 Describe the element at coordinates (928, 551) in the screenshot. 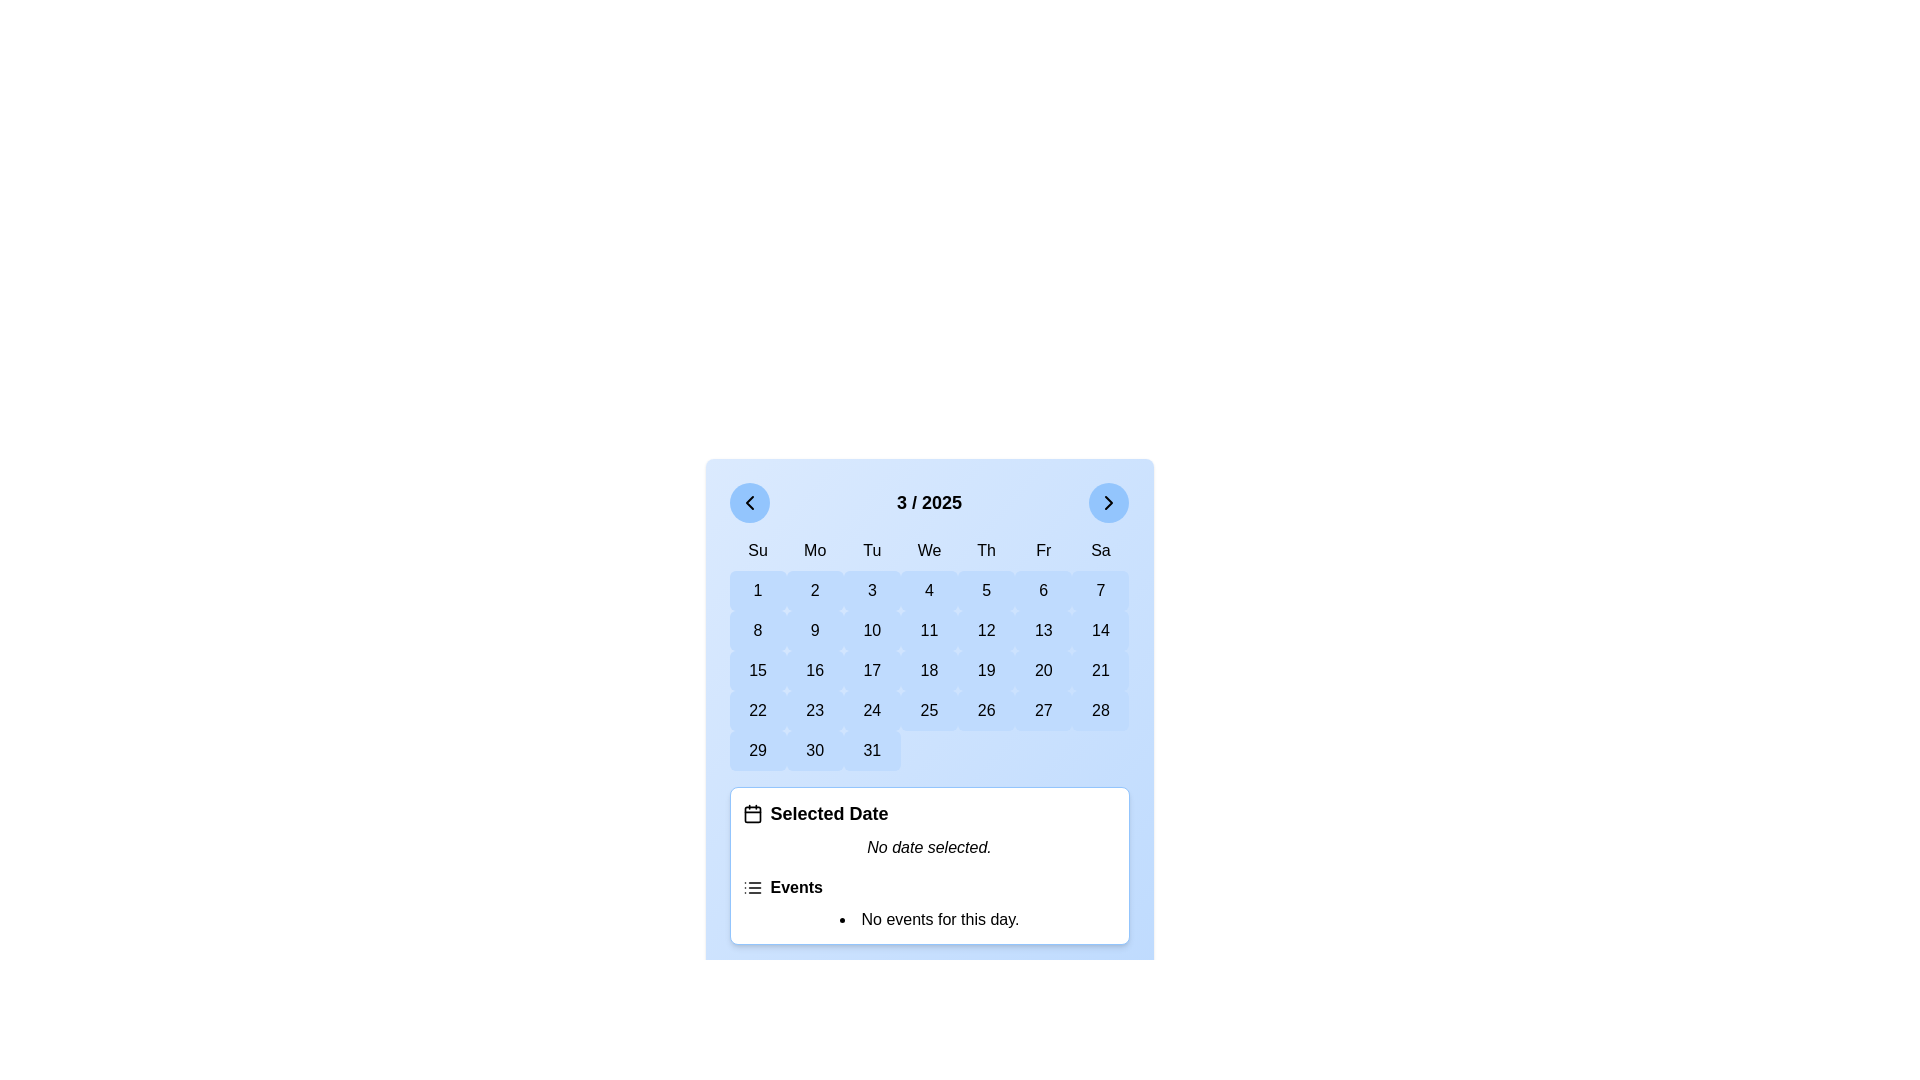

I see `the static text element displaying 'We' in the fourth column of the calendar grid layout` at that location.